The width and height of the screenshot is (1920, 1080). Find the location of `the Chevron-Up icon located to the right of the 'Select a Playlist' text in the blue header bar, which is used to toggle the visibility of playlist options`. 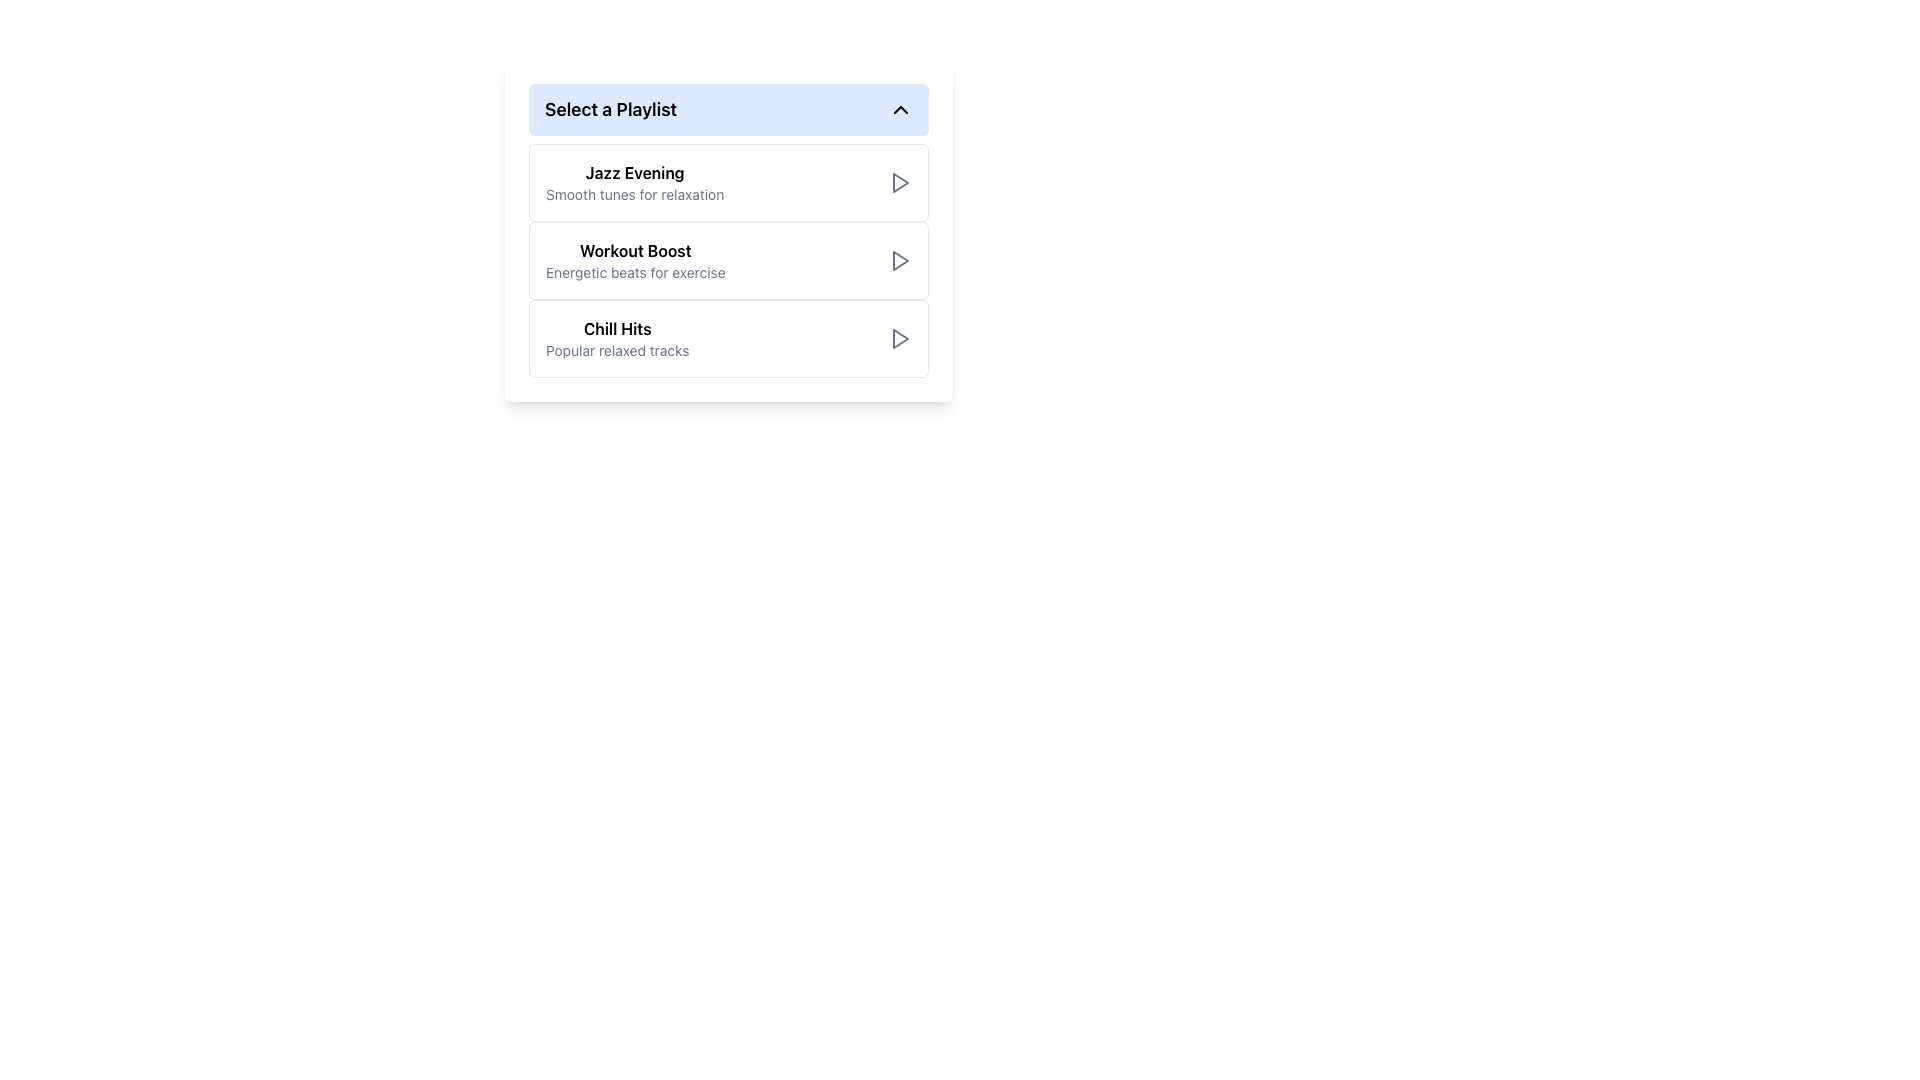

the Chevron-Up icon located to the right of the 'Select a Playlist' text in the blue header bar, which is used to toggle the visibility of playlist options is located at coordinates (900, 110).